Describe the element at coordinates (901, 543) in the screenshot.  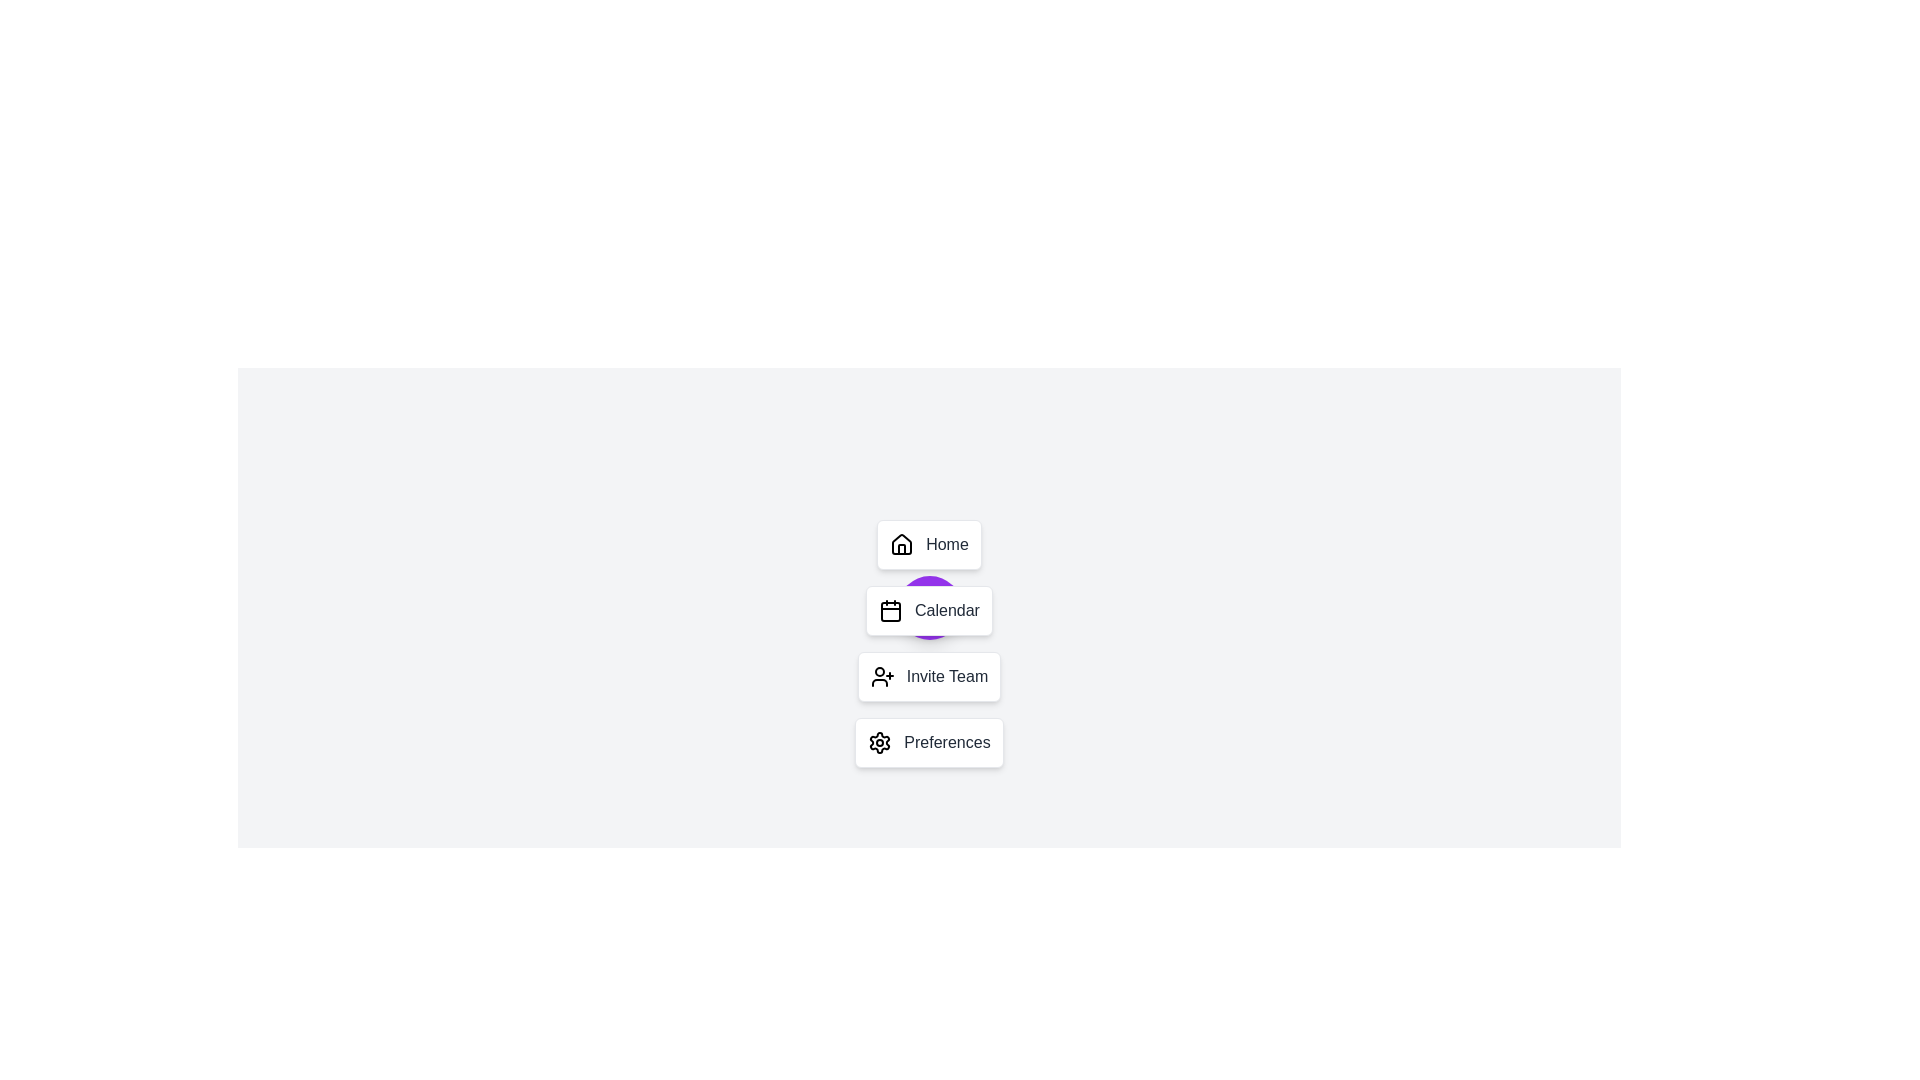
I see `the 'Home' icon in the navigation menu` at that location.